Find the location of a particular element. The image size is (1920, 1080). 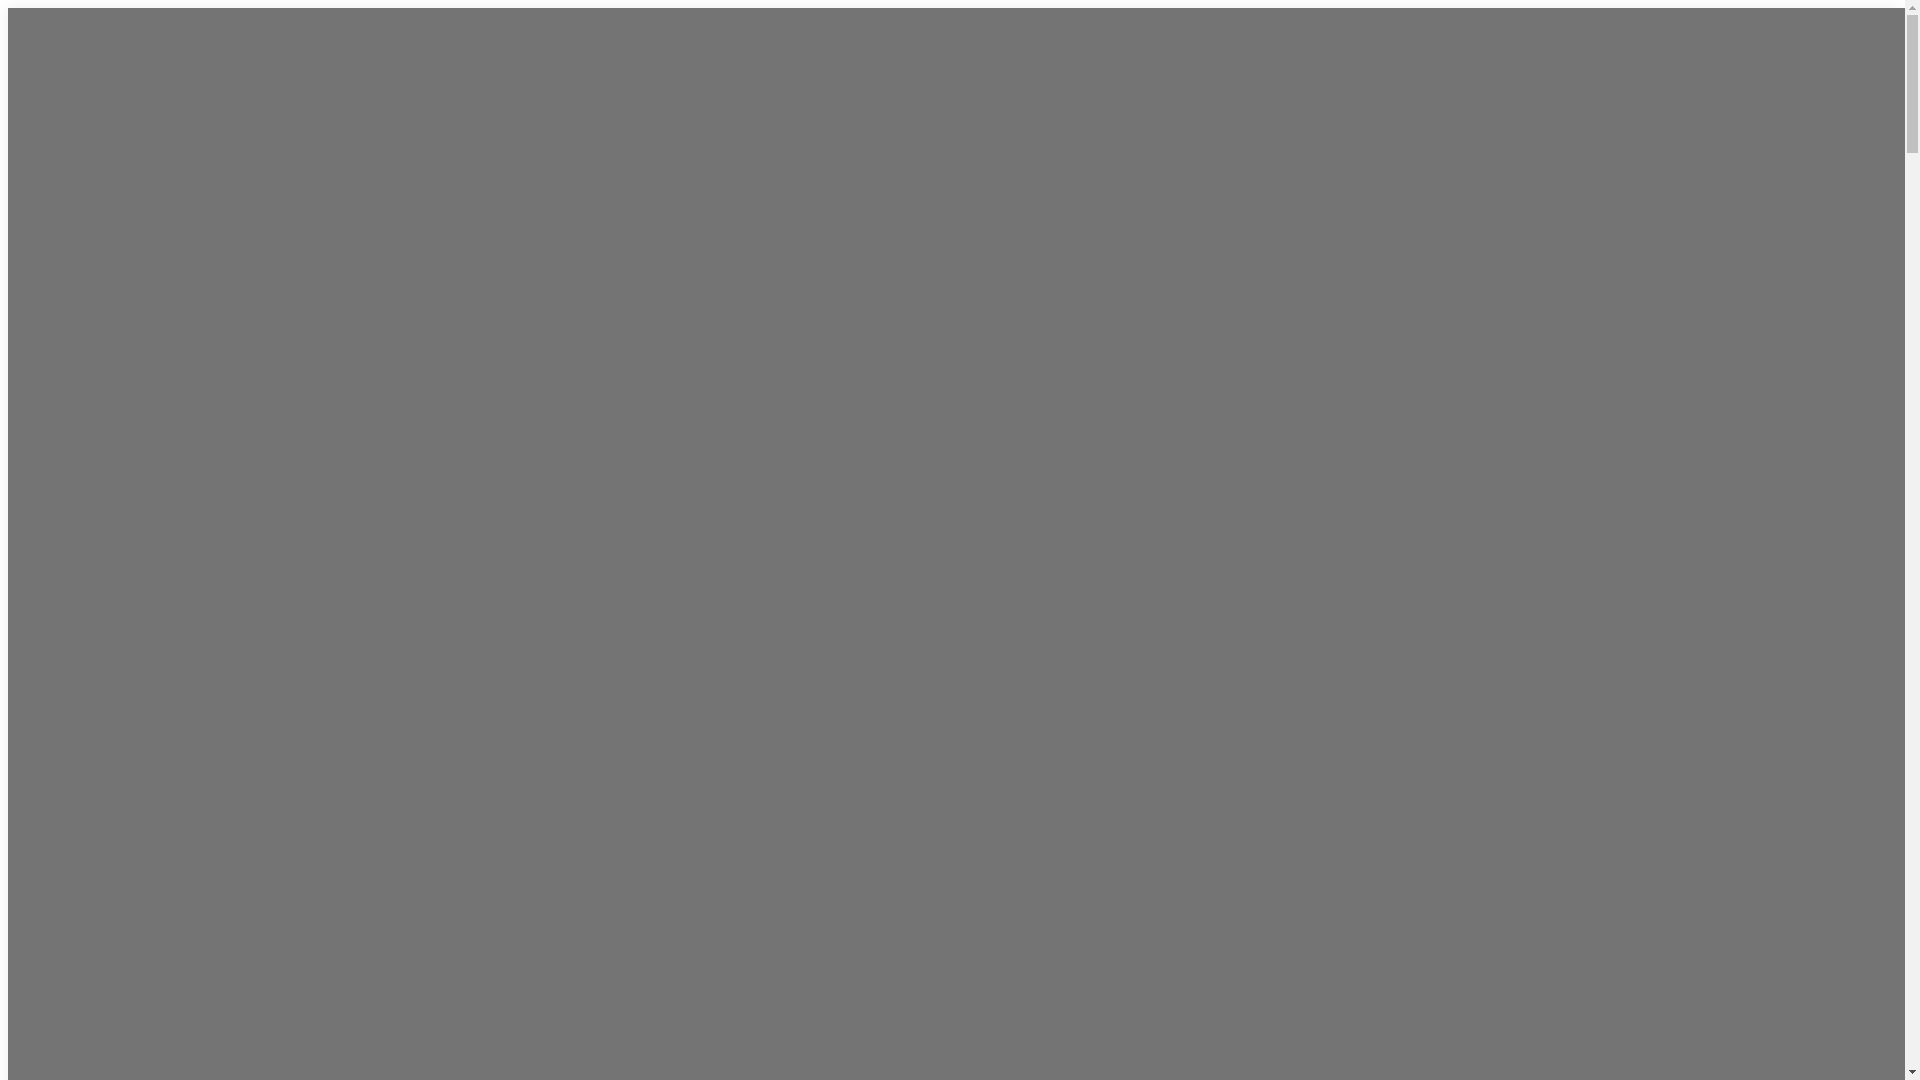

'Environment & Planning Law: Brenham v North Sydney Council' is located at coordinates (941, 987).